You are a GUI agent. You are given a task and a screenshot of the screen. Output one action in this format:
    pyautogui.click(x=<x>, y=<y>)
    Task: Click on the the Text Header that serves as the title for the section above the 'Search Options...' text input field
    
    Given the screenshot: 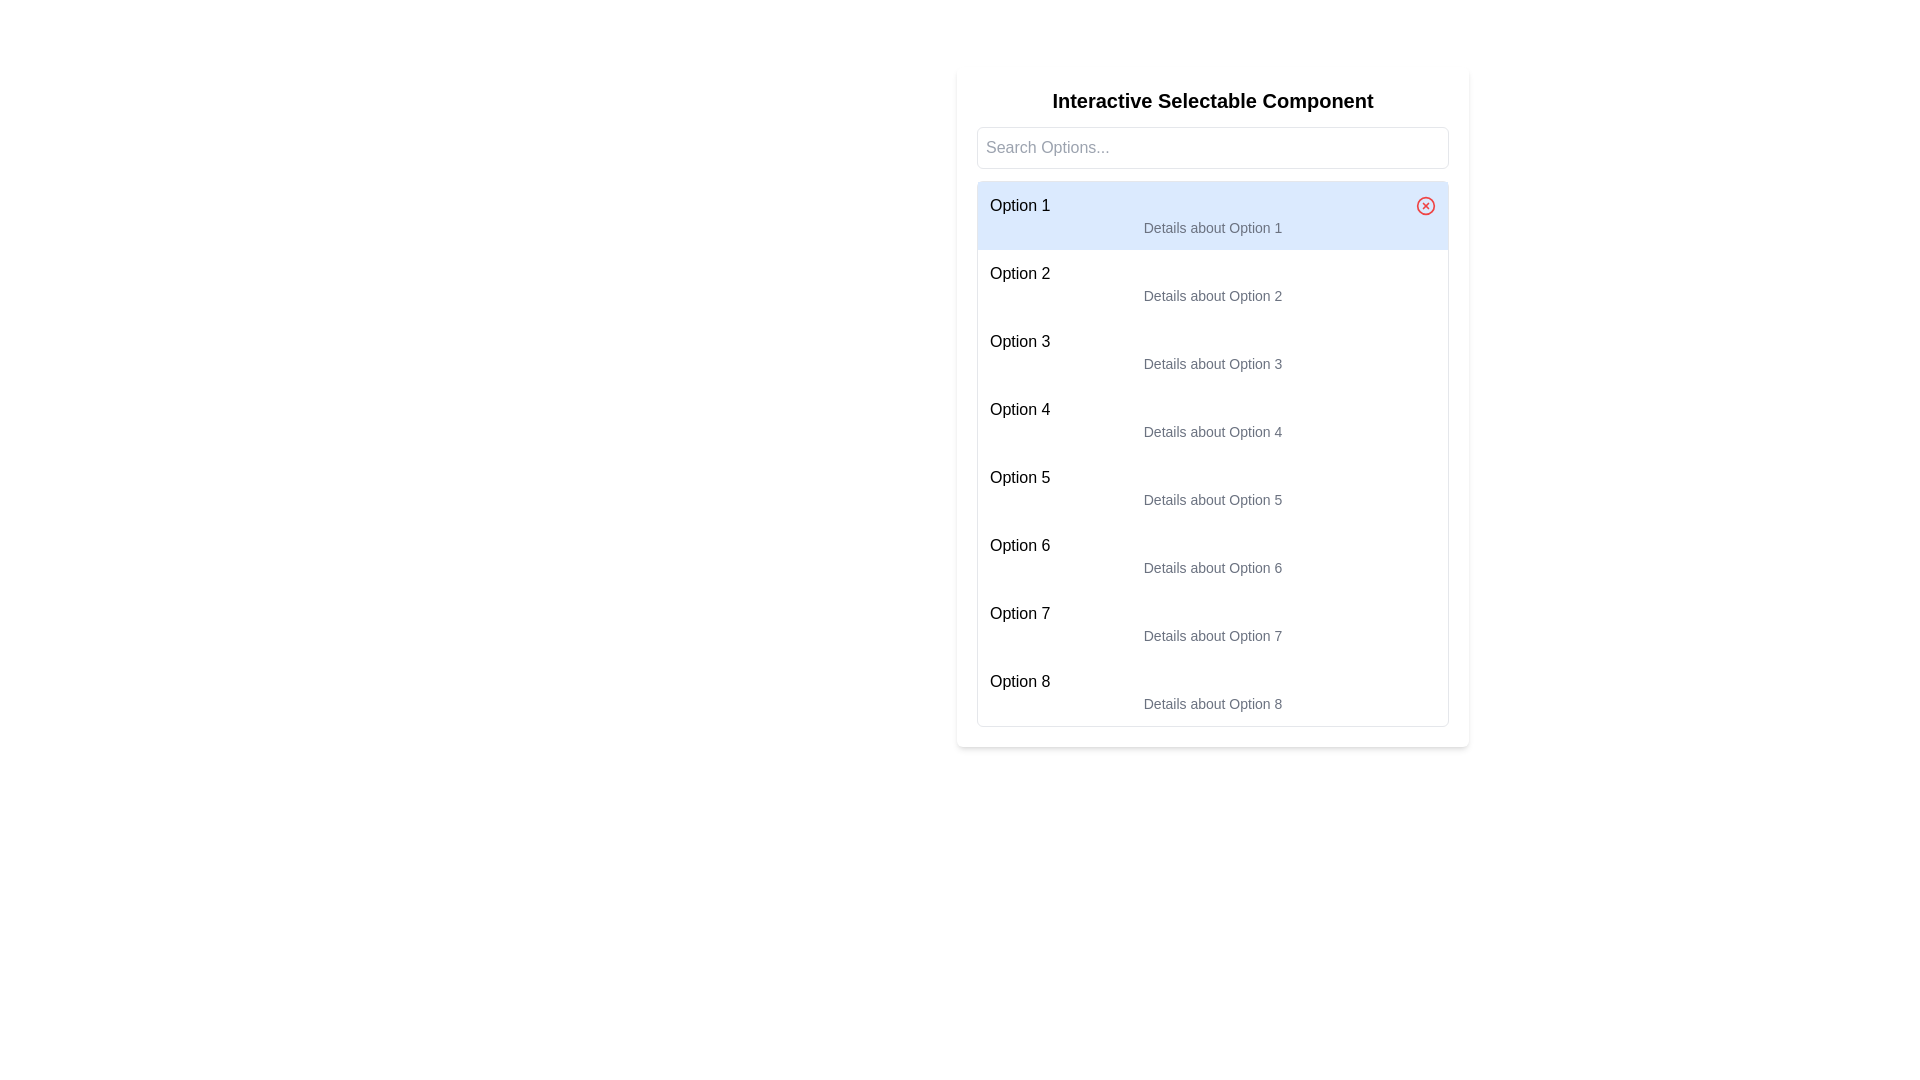 What is the action you would take?
    pyautogui.click(x=1212, y=100)
    